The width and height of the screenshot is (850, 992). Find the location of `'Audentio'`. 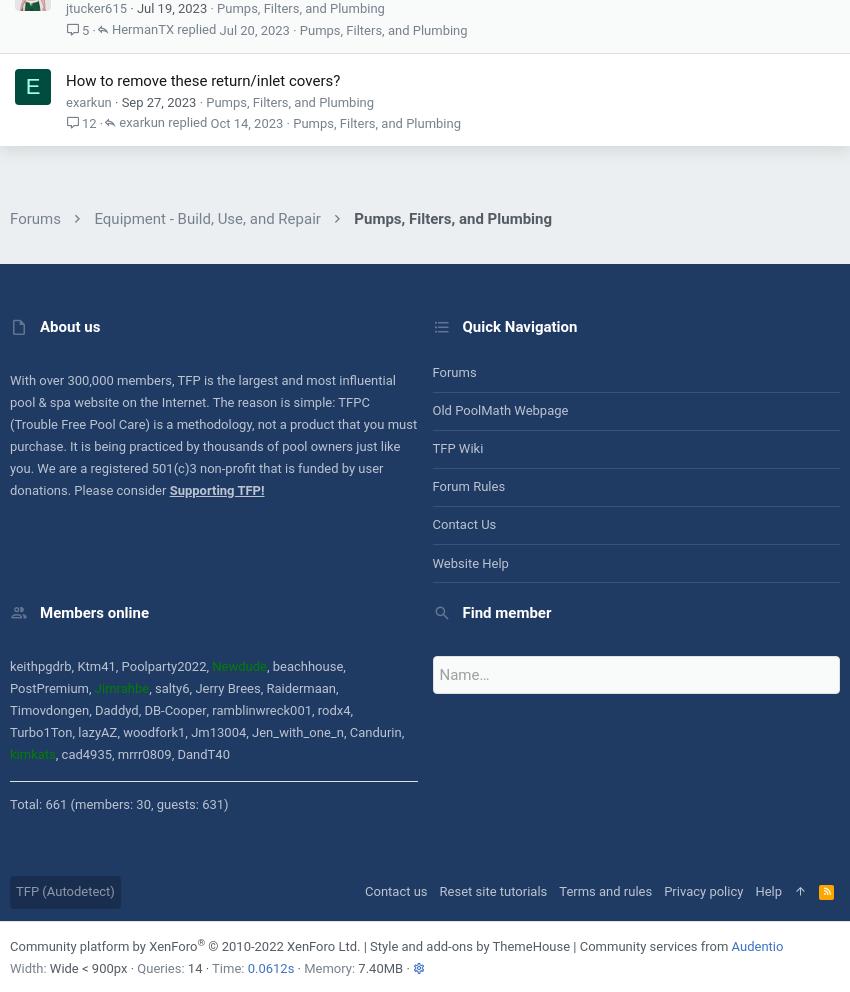

'Audentio' is located at coordinates (757, 945).